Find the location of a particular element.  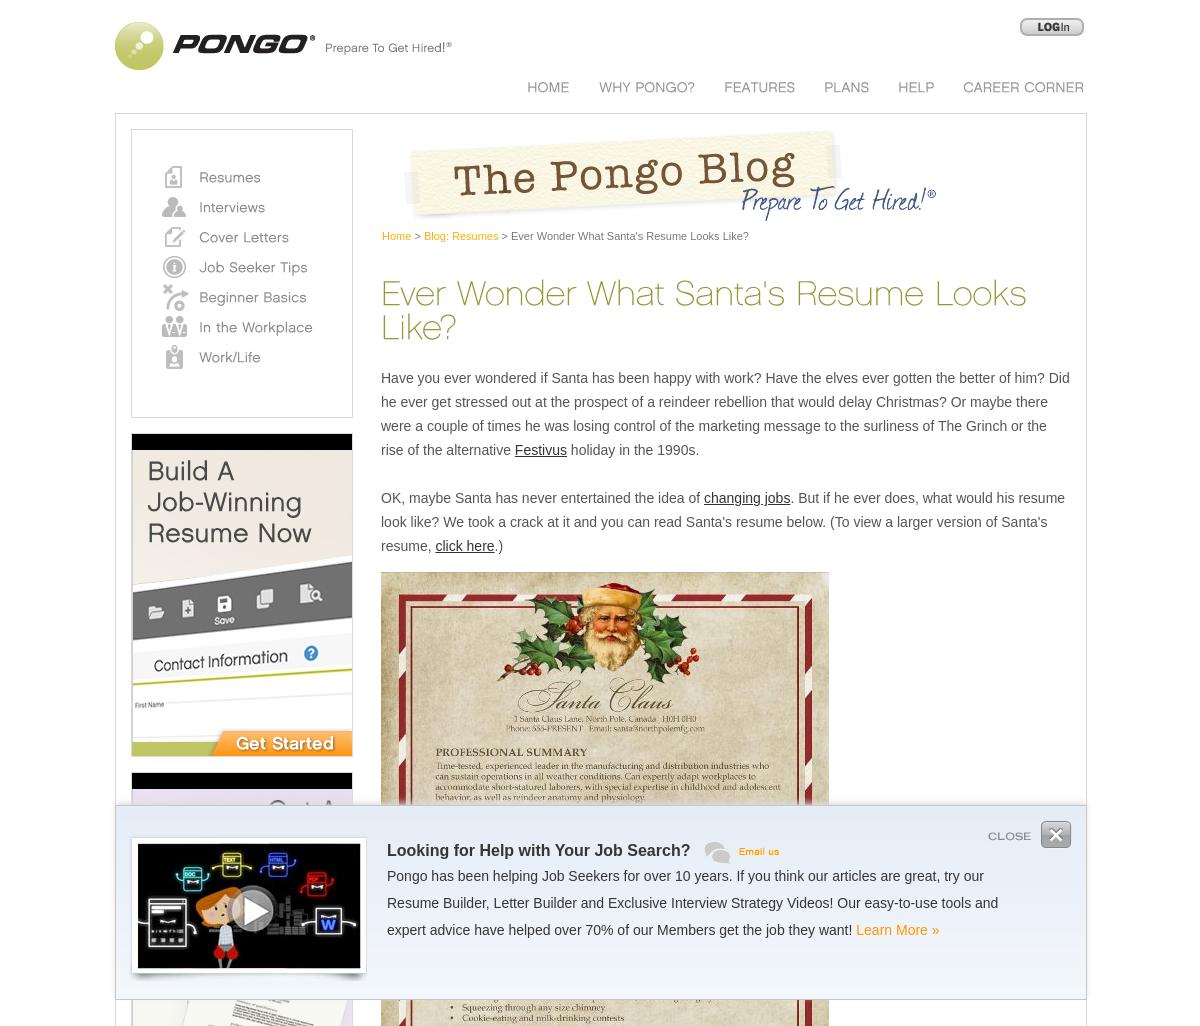

'Ever Wonder What Santa's Resume Looks Like?' is located at coordinates (506, 235).